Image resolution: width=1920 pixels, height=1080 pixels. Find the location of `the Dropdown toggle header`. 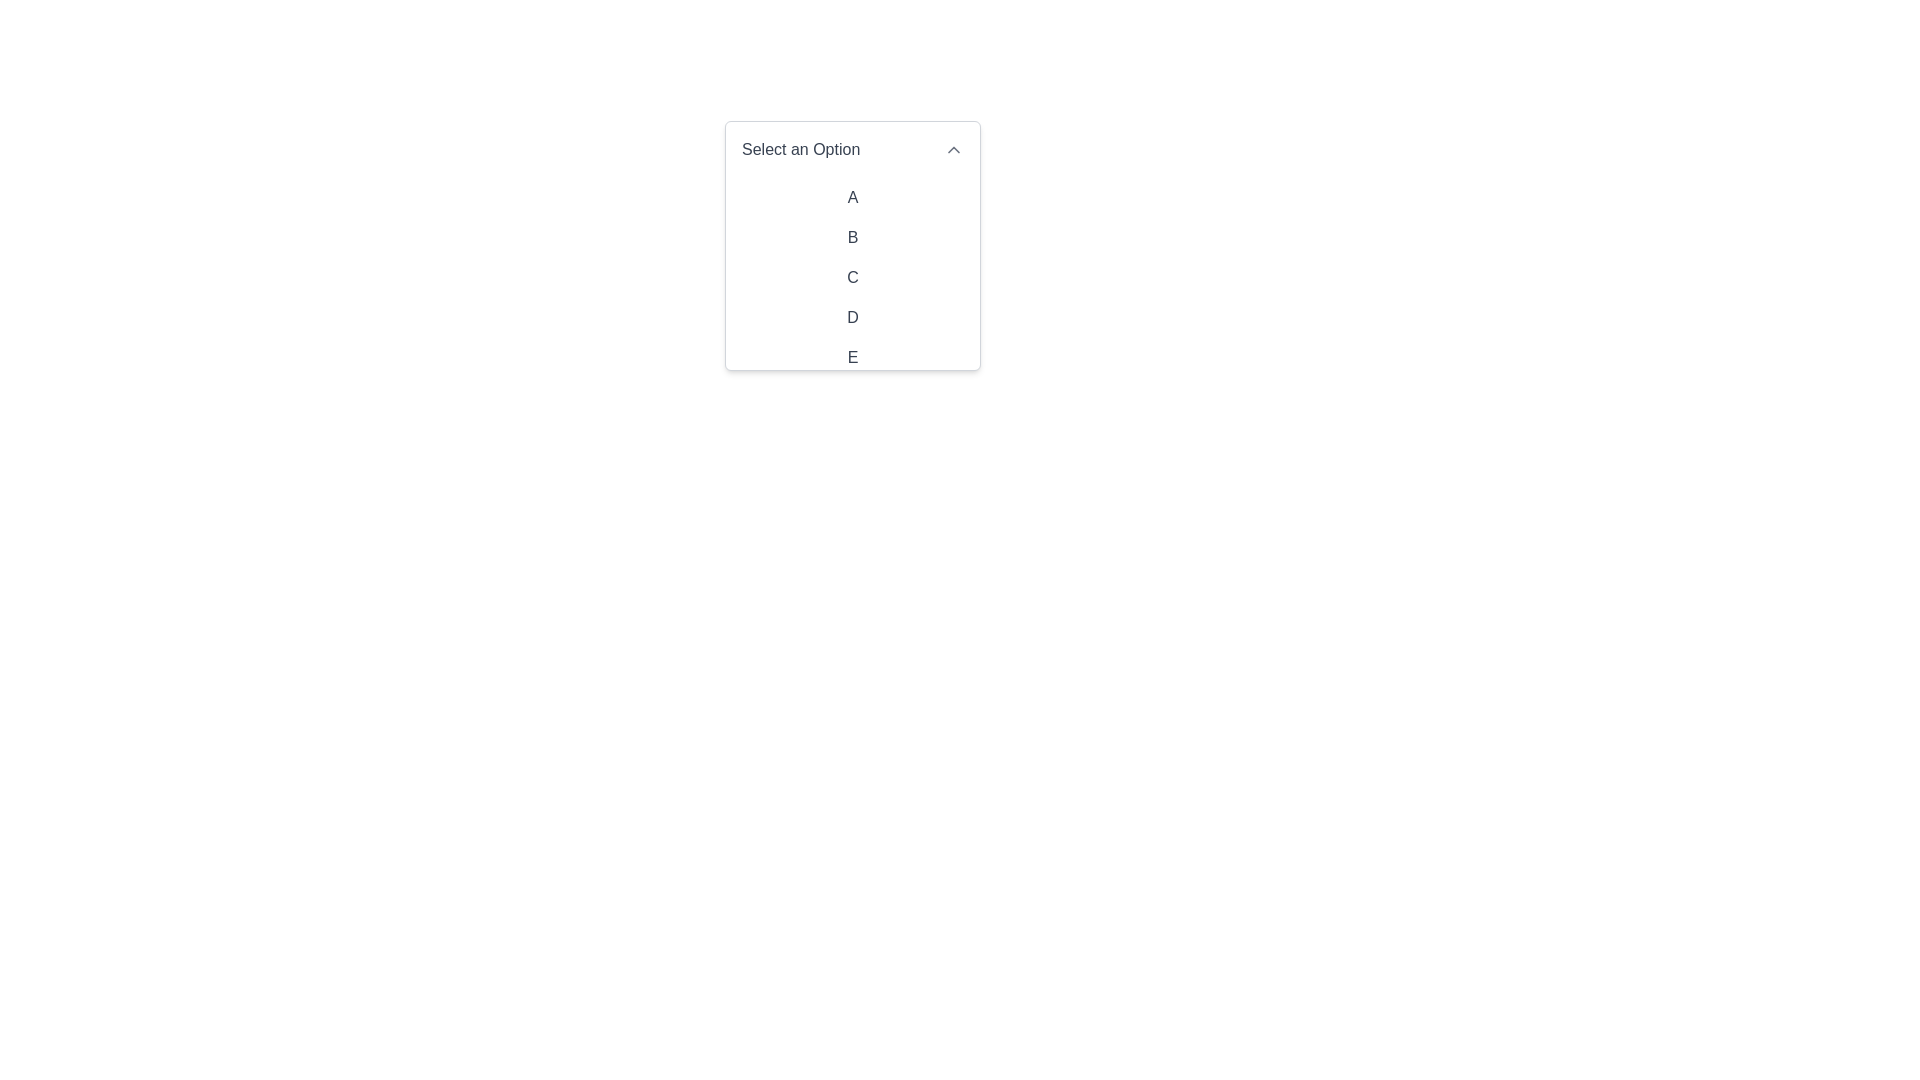

the Dropdown toggle header is located at coordinates (853, 149).